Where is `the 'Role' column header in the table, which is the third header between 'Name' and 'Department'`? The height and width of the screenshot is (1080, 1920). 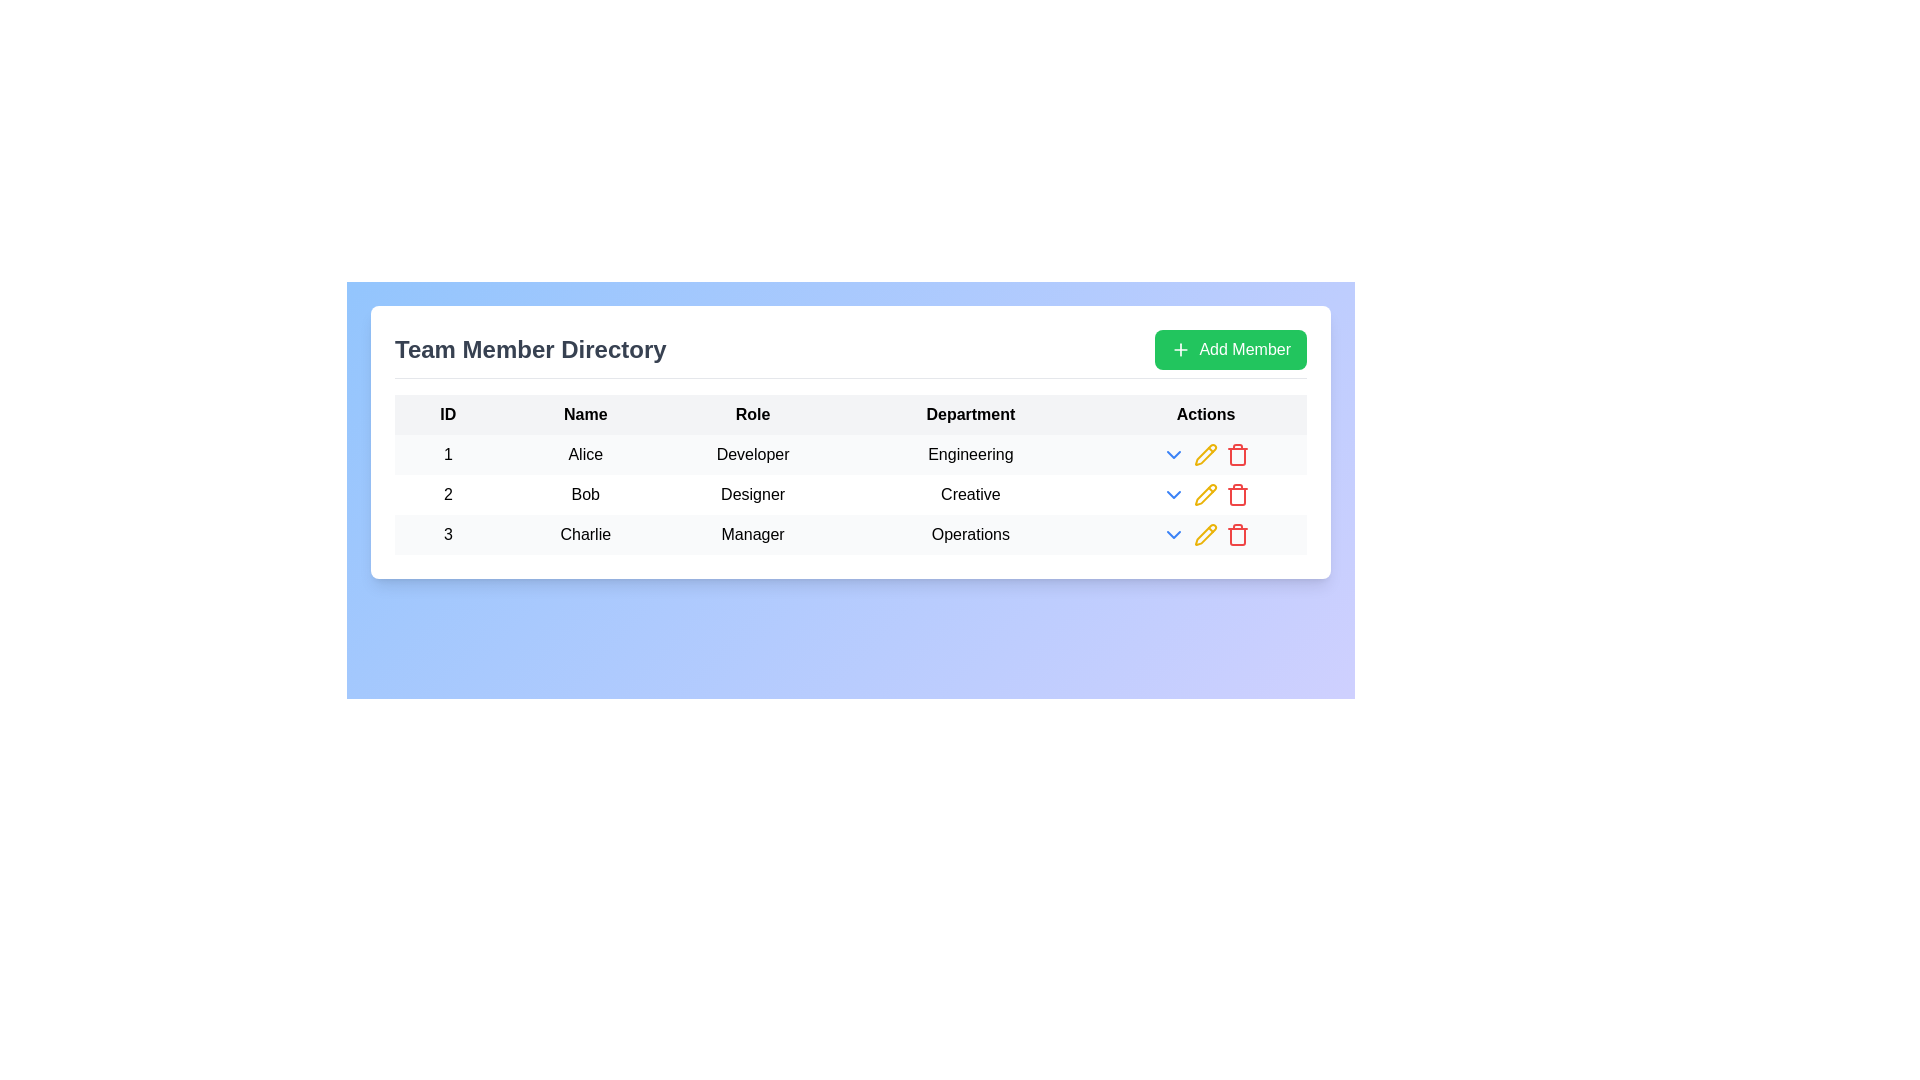 the 'Role' column header in the table, which is the third header between 'Name' and 'Department' is located at coordinates (752, 414).